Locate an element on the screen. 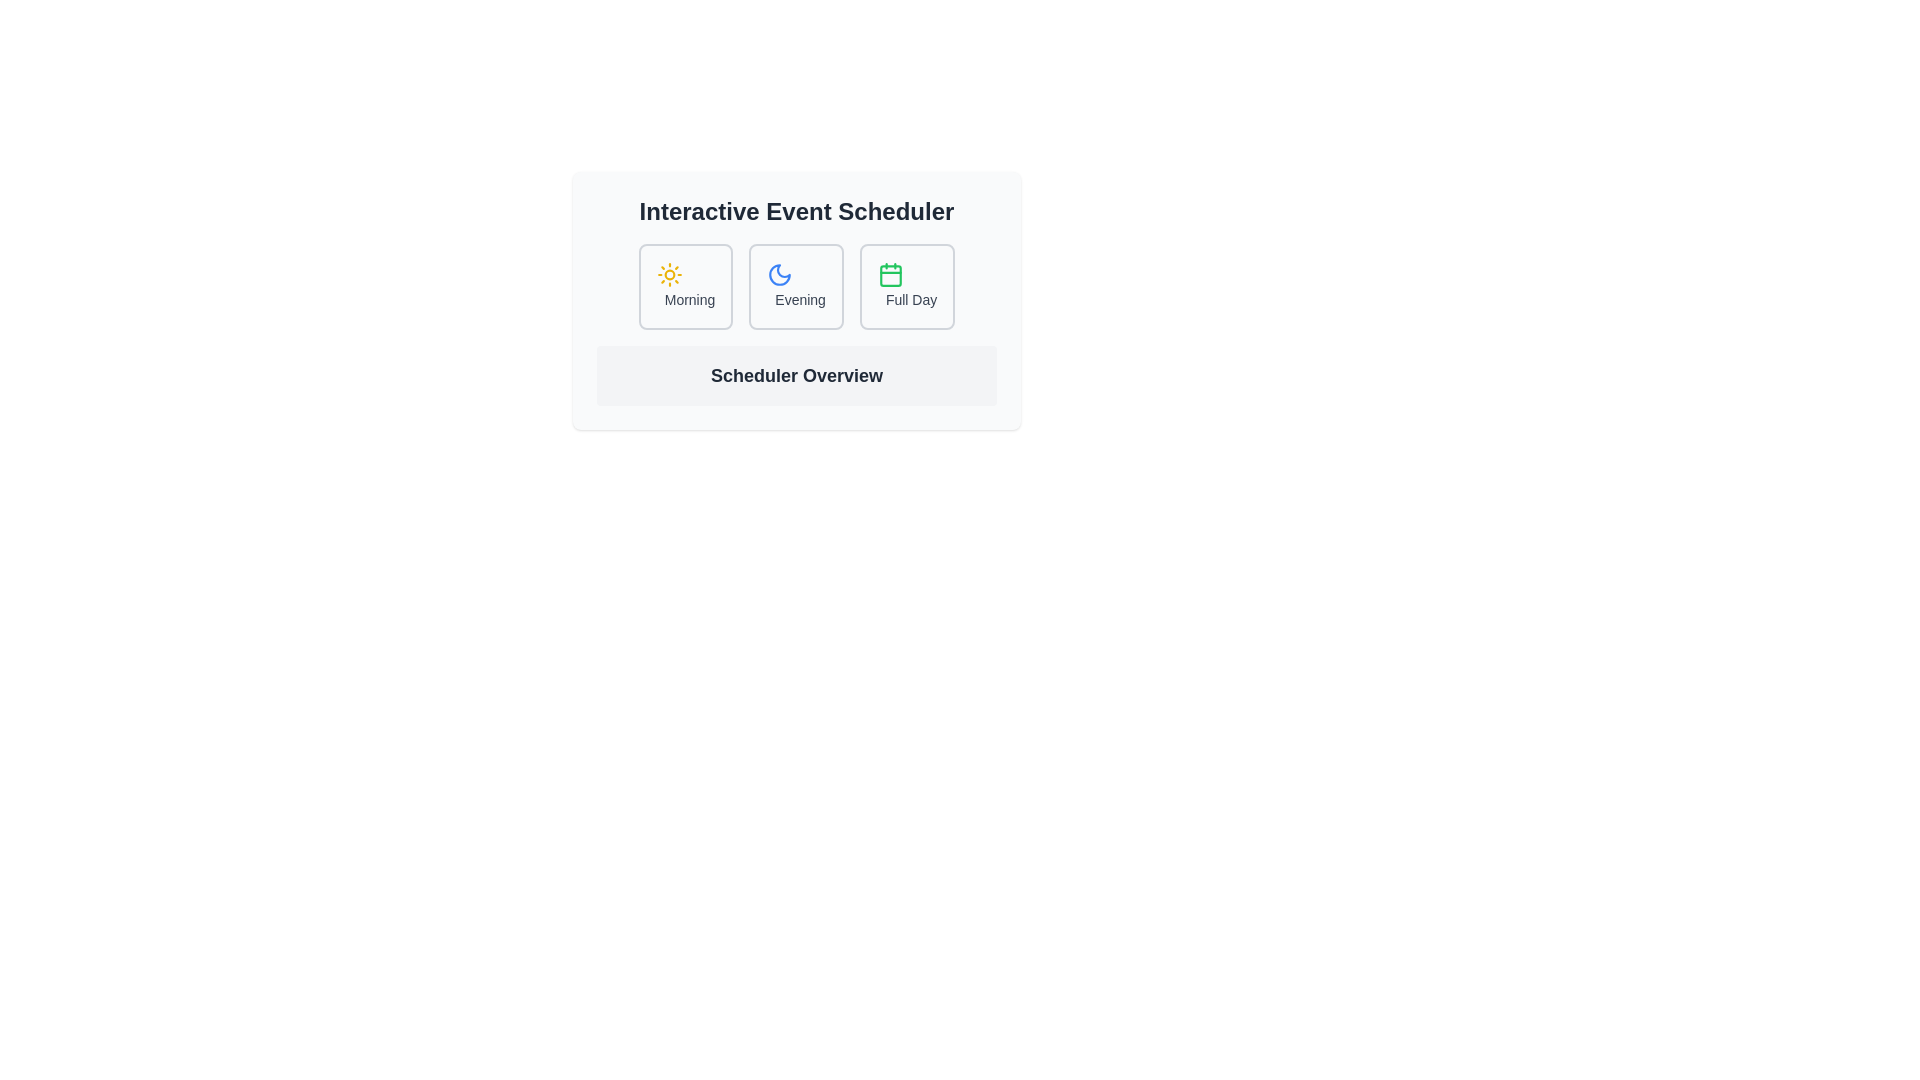  the 'Full Day' option card in the Interactive Event Scheduler interface is located at coordinates (906, 286).